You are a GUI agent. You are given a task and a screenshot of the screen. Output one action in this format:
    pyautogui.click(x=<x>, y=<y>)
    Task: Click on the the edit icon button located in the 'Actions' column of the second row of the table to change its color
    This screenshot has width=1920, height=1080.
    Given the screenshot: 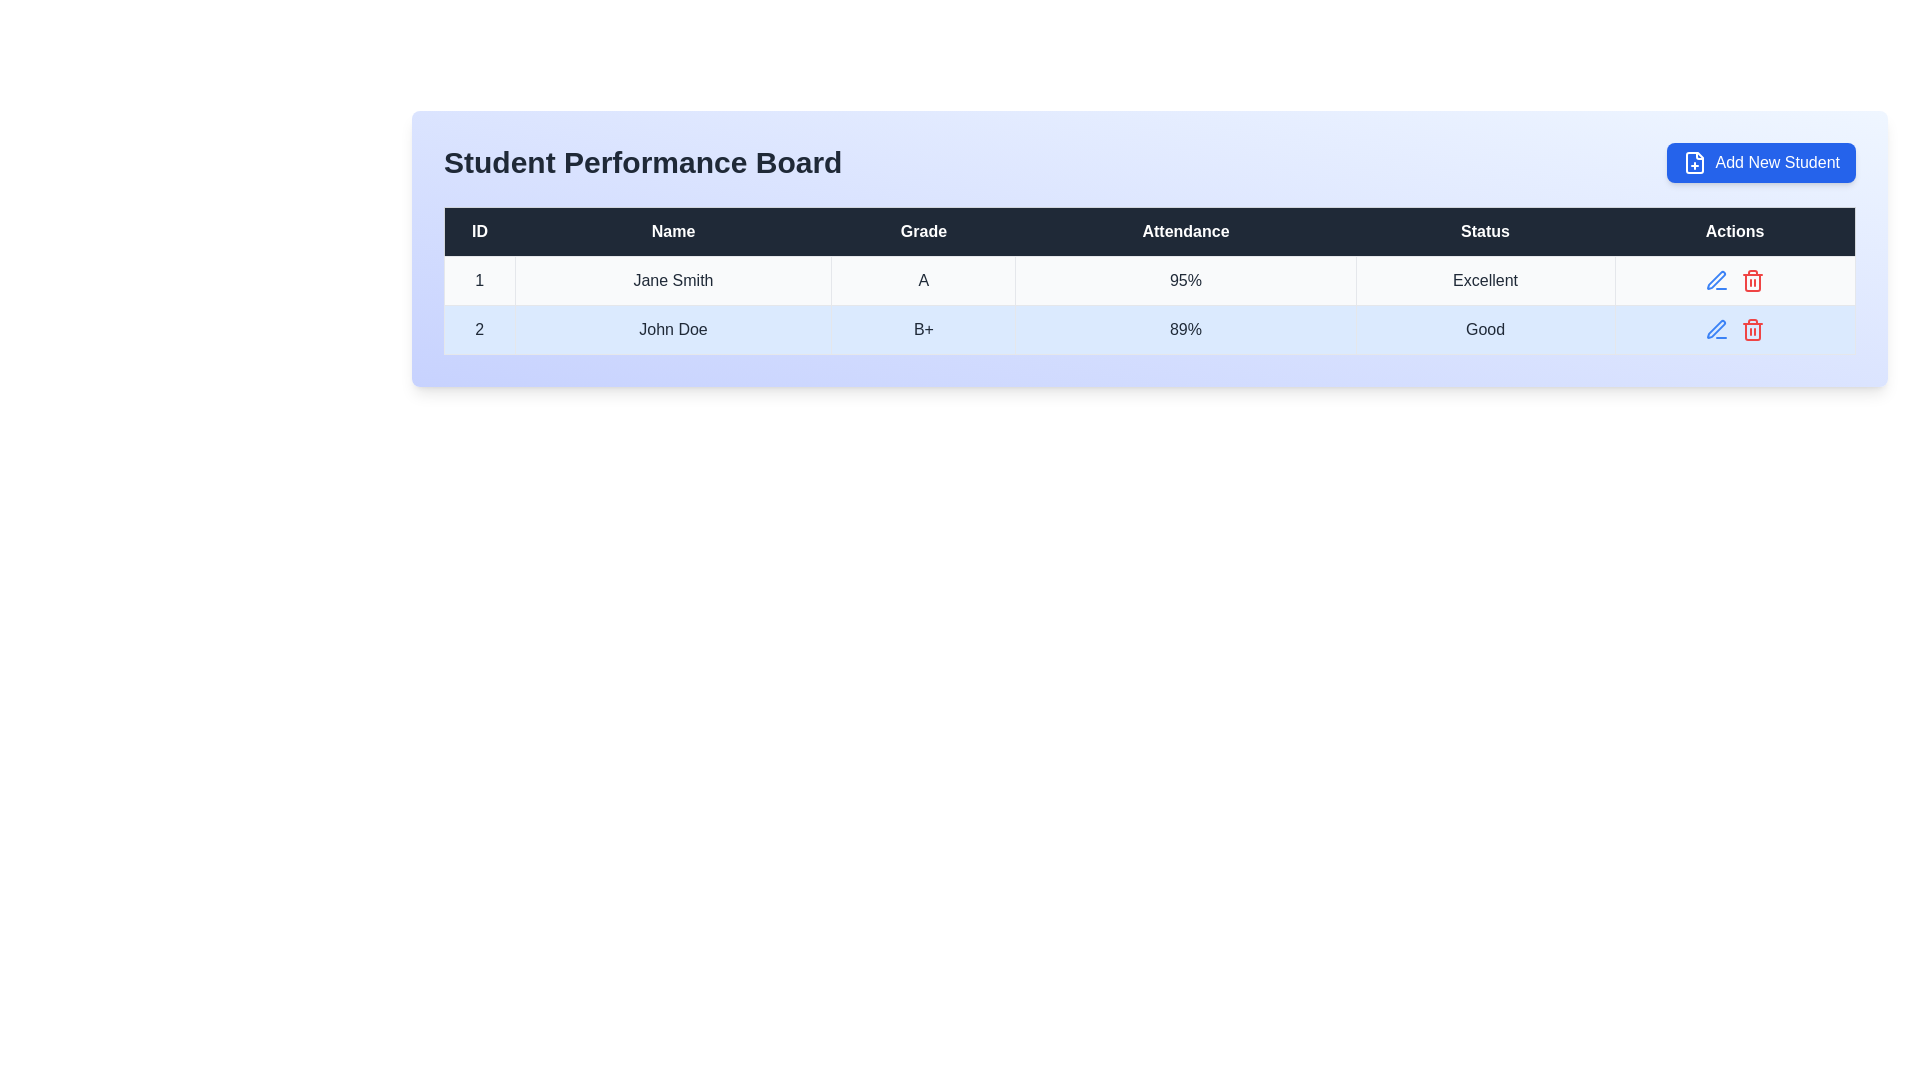 What is the action you would take?
    pyautogui.click(x=1716, y=281)
    